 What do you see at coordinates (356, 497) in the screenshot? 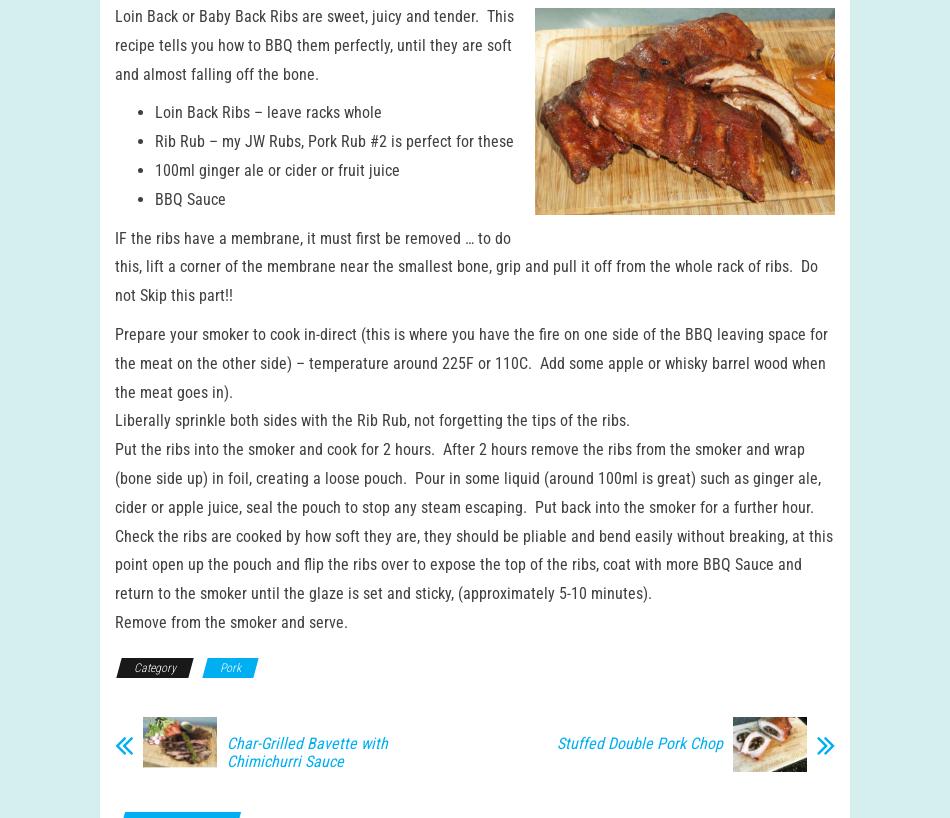
I see `'a loose pouch'` at bounding box center [356, 497].